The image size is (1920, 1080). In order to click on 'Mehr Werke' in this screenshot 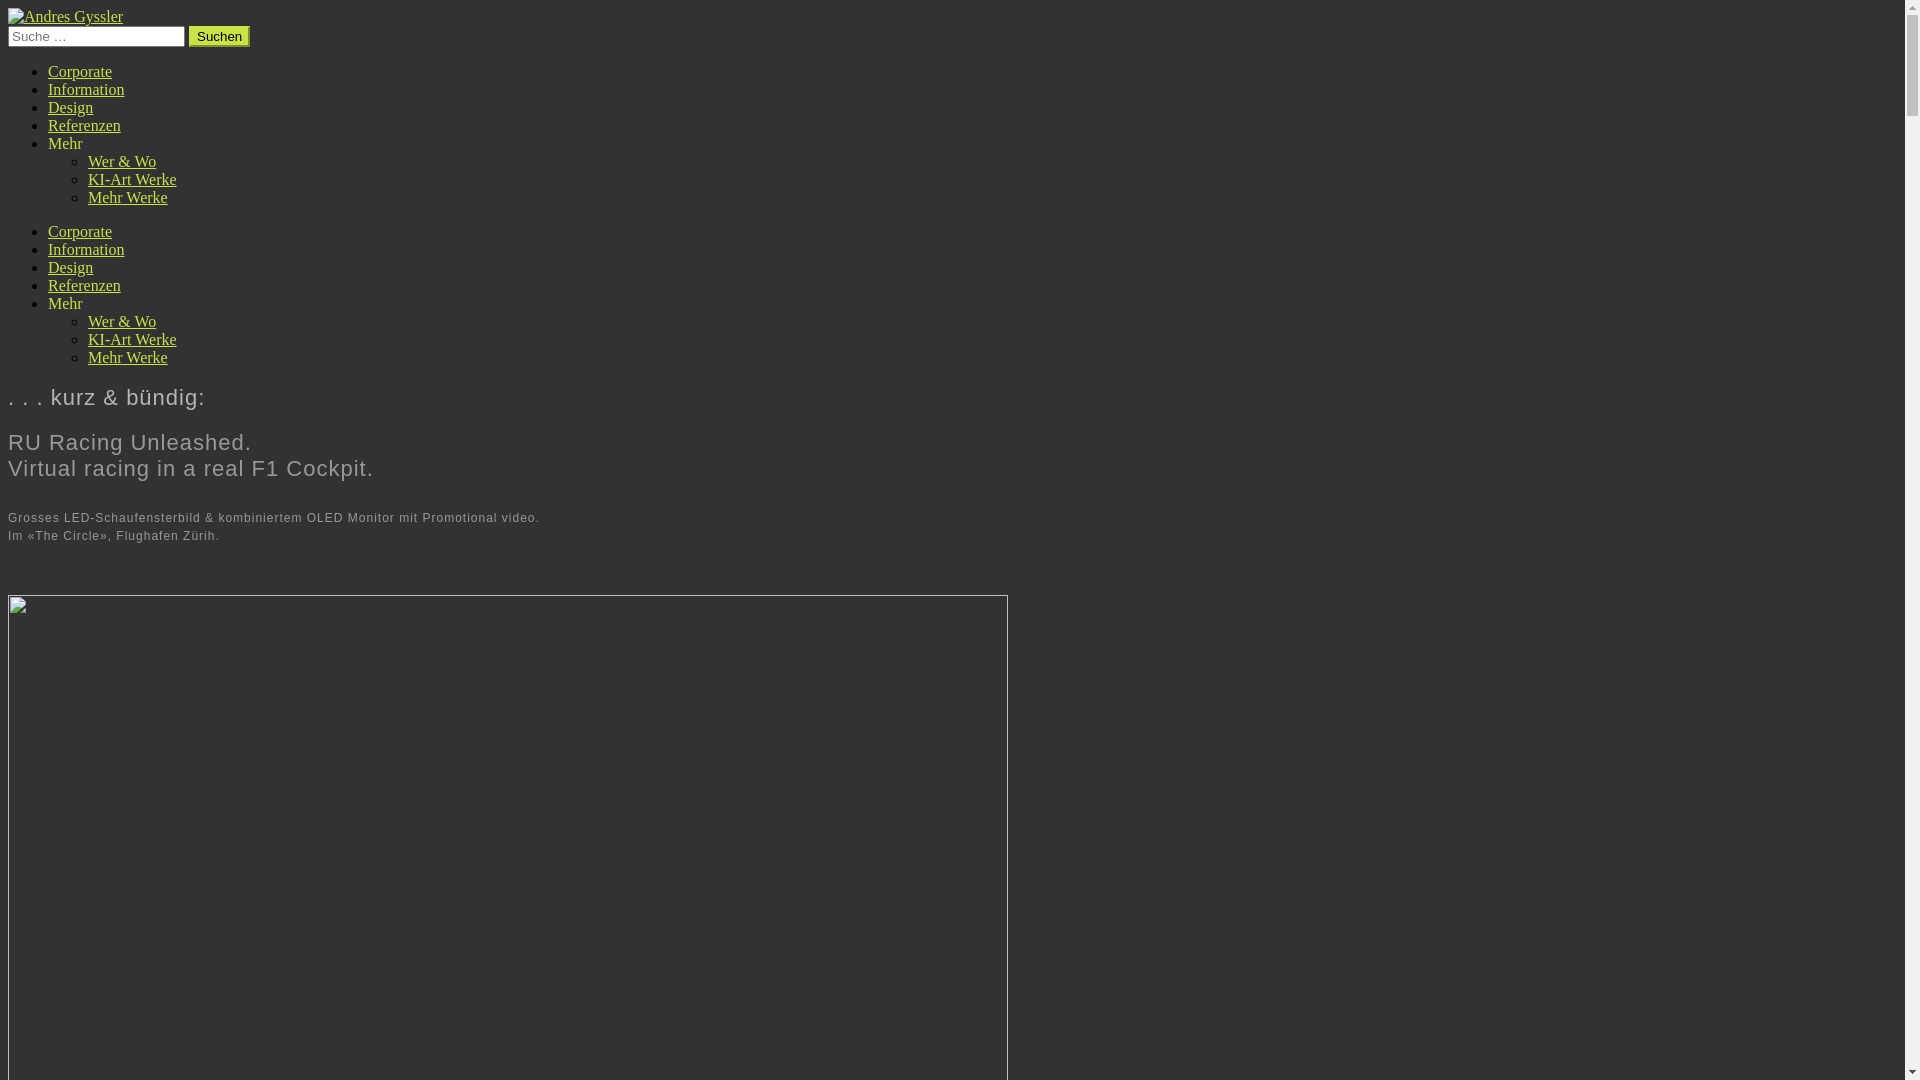, I will do `click(127, 356)`.